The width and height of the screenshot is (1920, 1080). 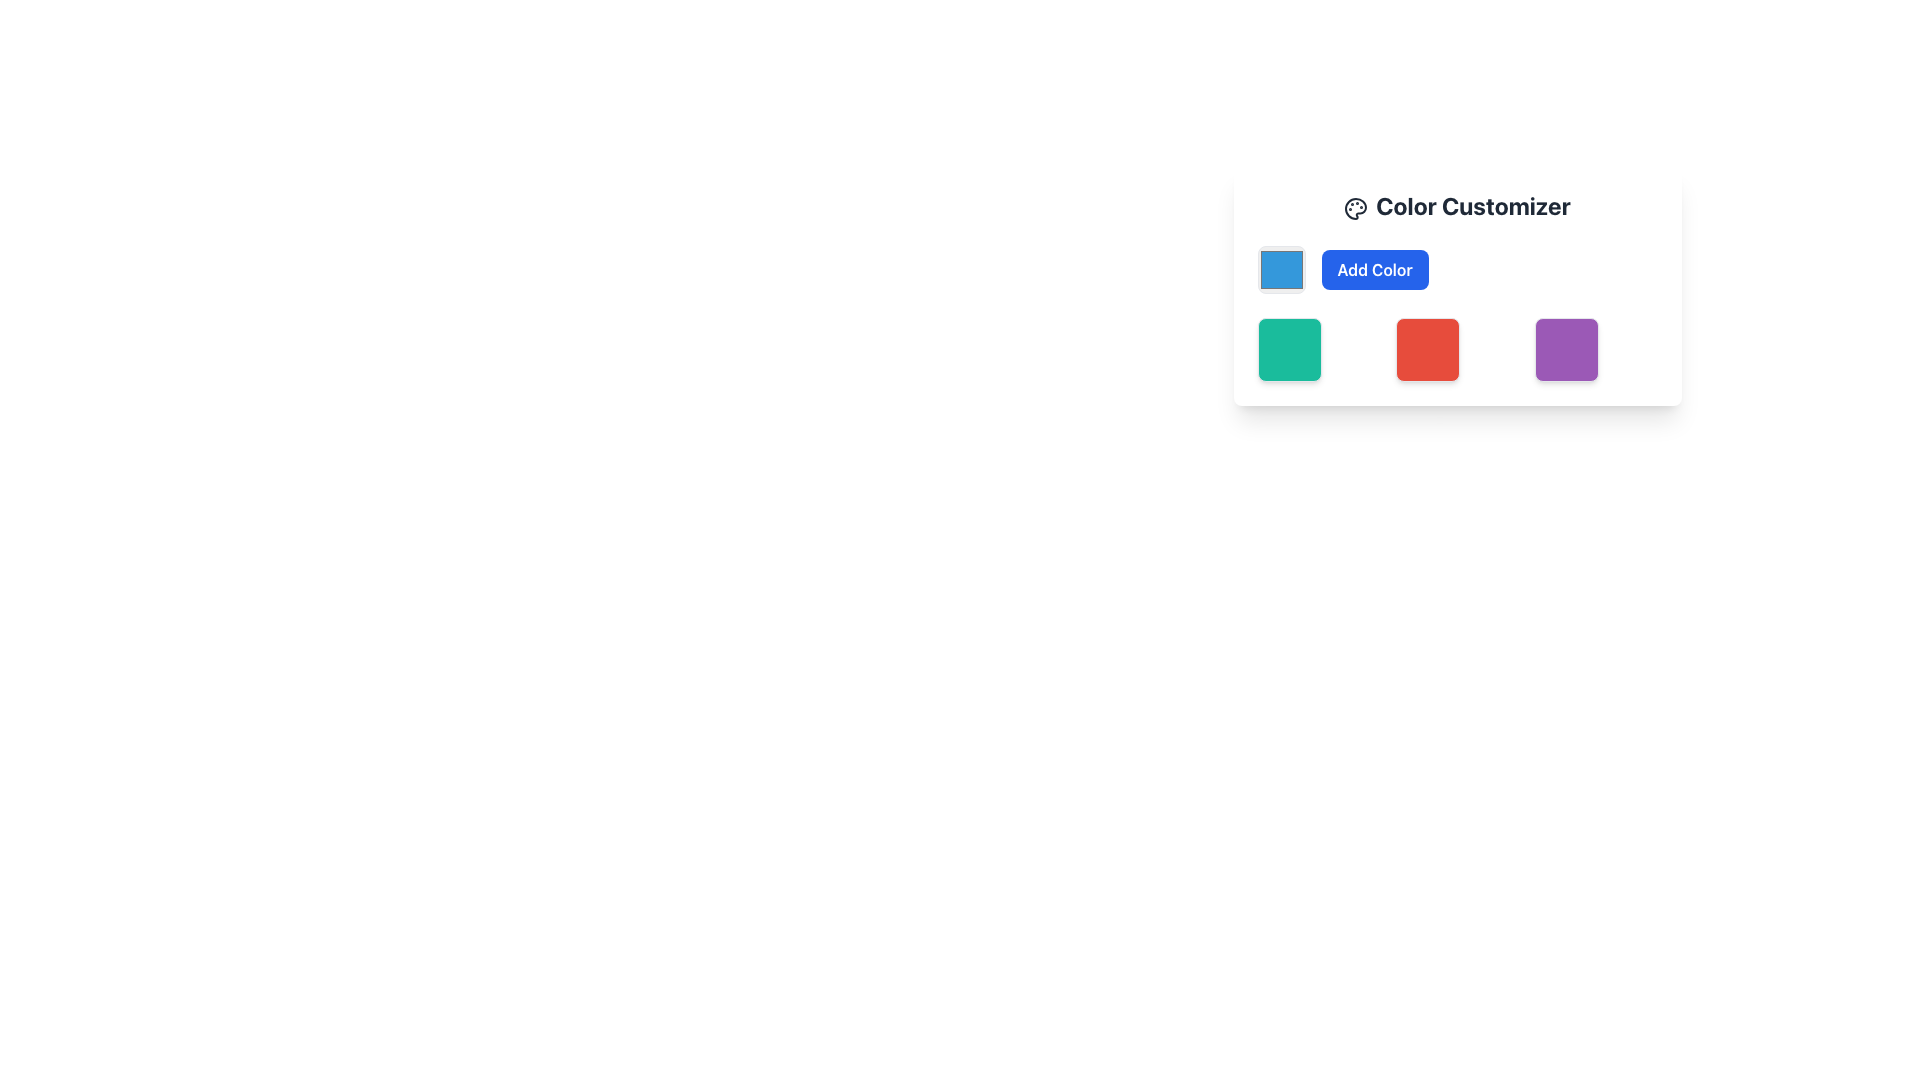 What do you see at coordinates (1595, 349) in the screenshot?
I see `the last square with a purple background in the 'Color Customizer' interface` at bounding box center [1595, 349].